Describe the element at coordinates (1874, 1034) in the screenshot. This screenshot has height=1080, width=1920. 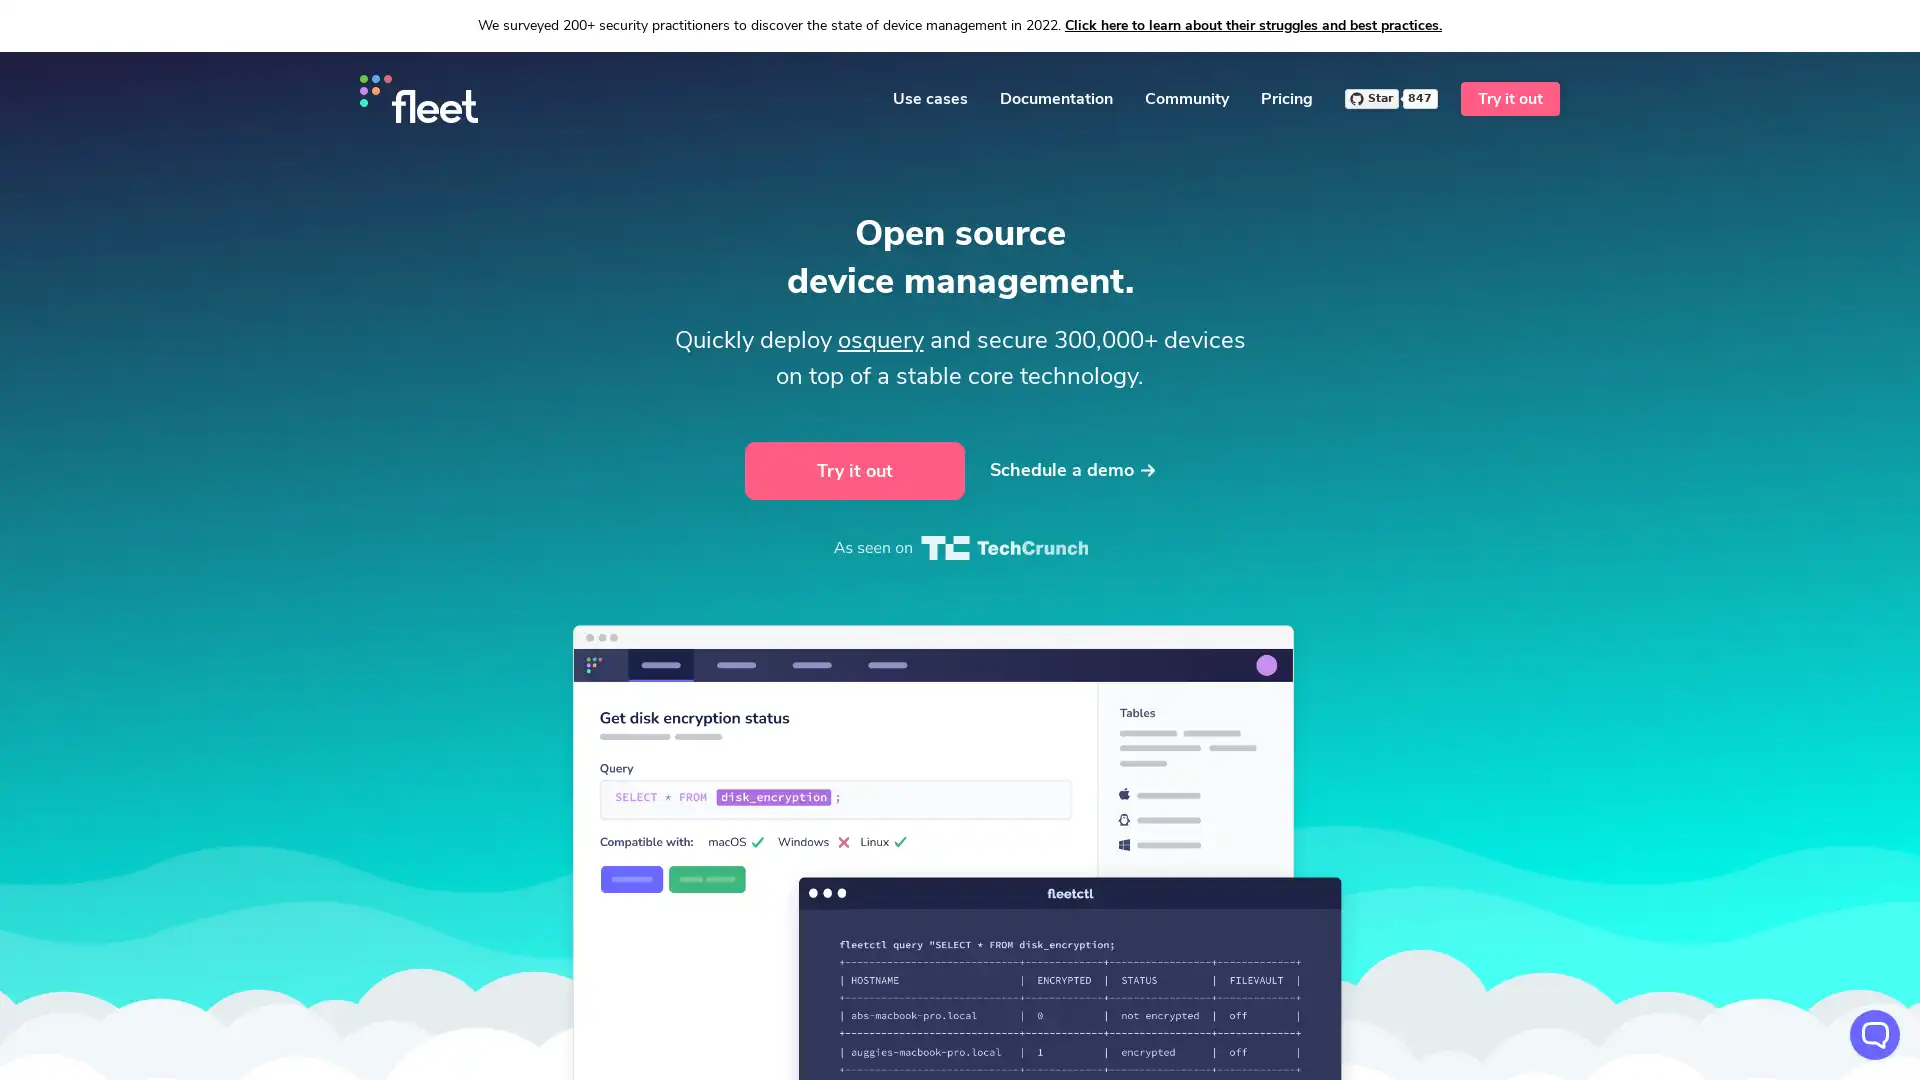
I see `Open chat widget` at that location.